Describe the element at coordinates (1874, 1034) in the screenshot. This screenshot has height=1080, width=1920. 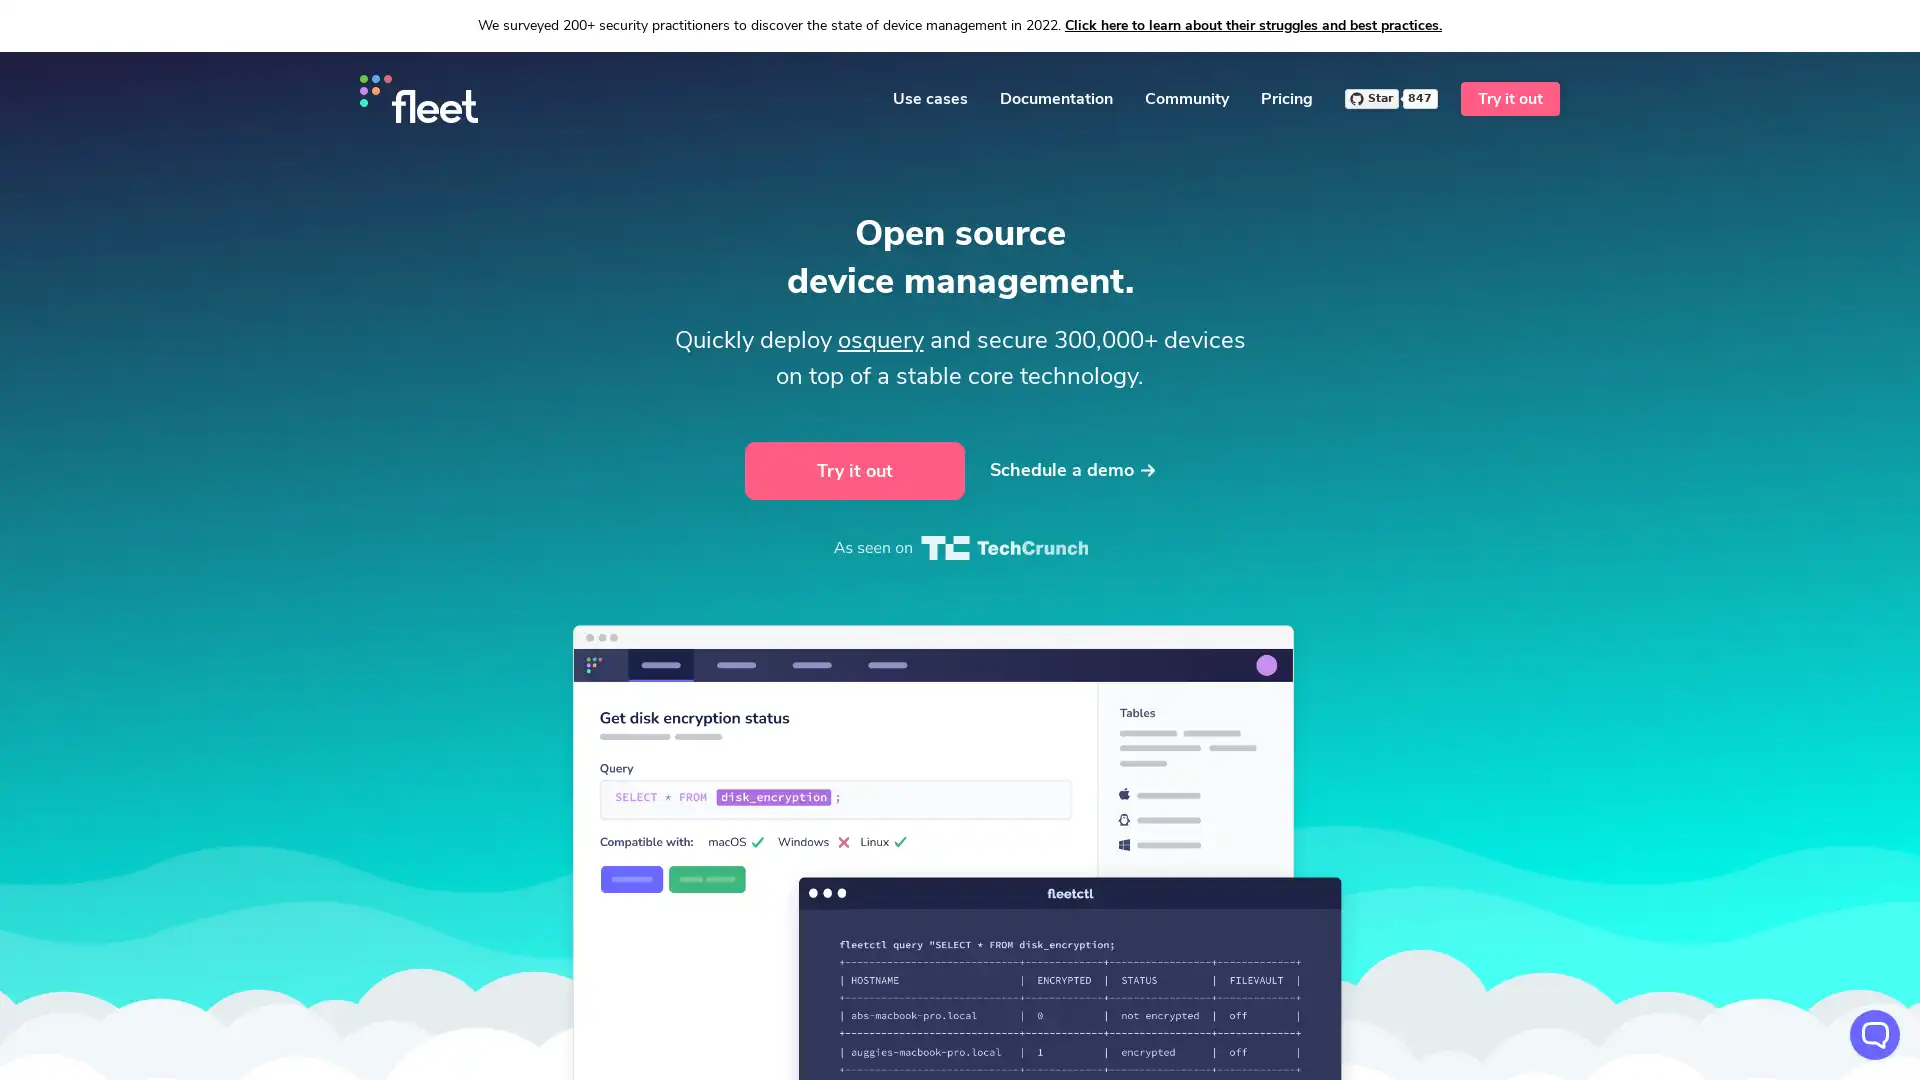
I see `Open chat widget` at that location.